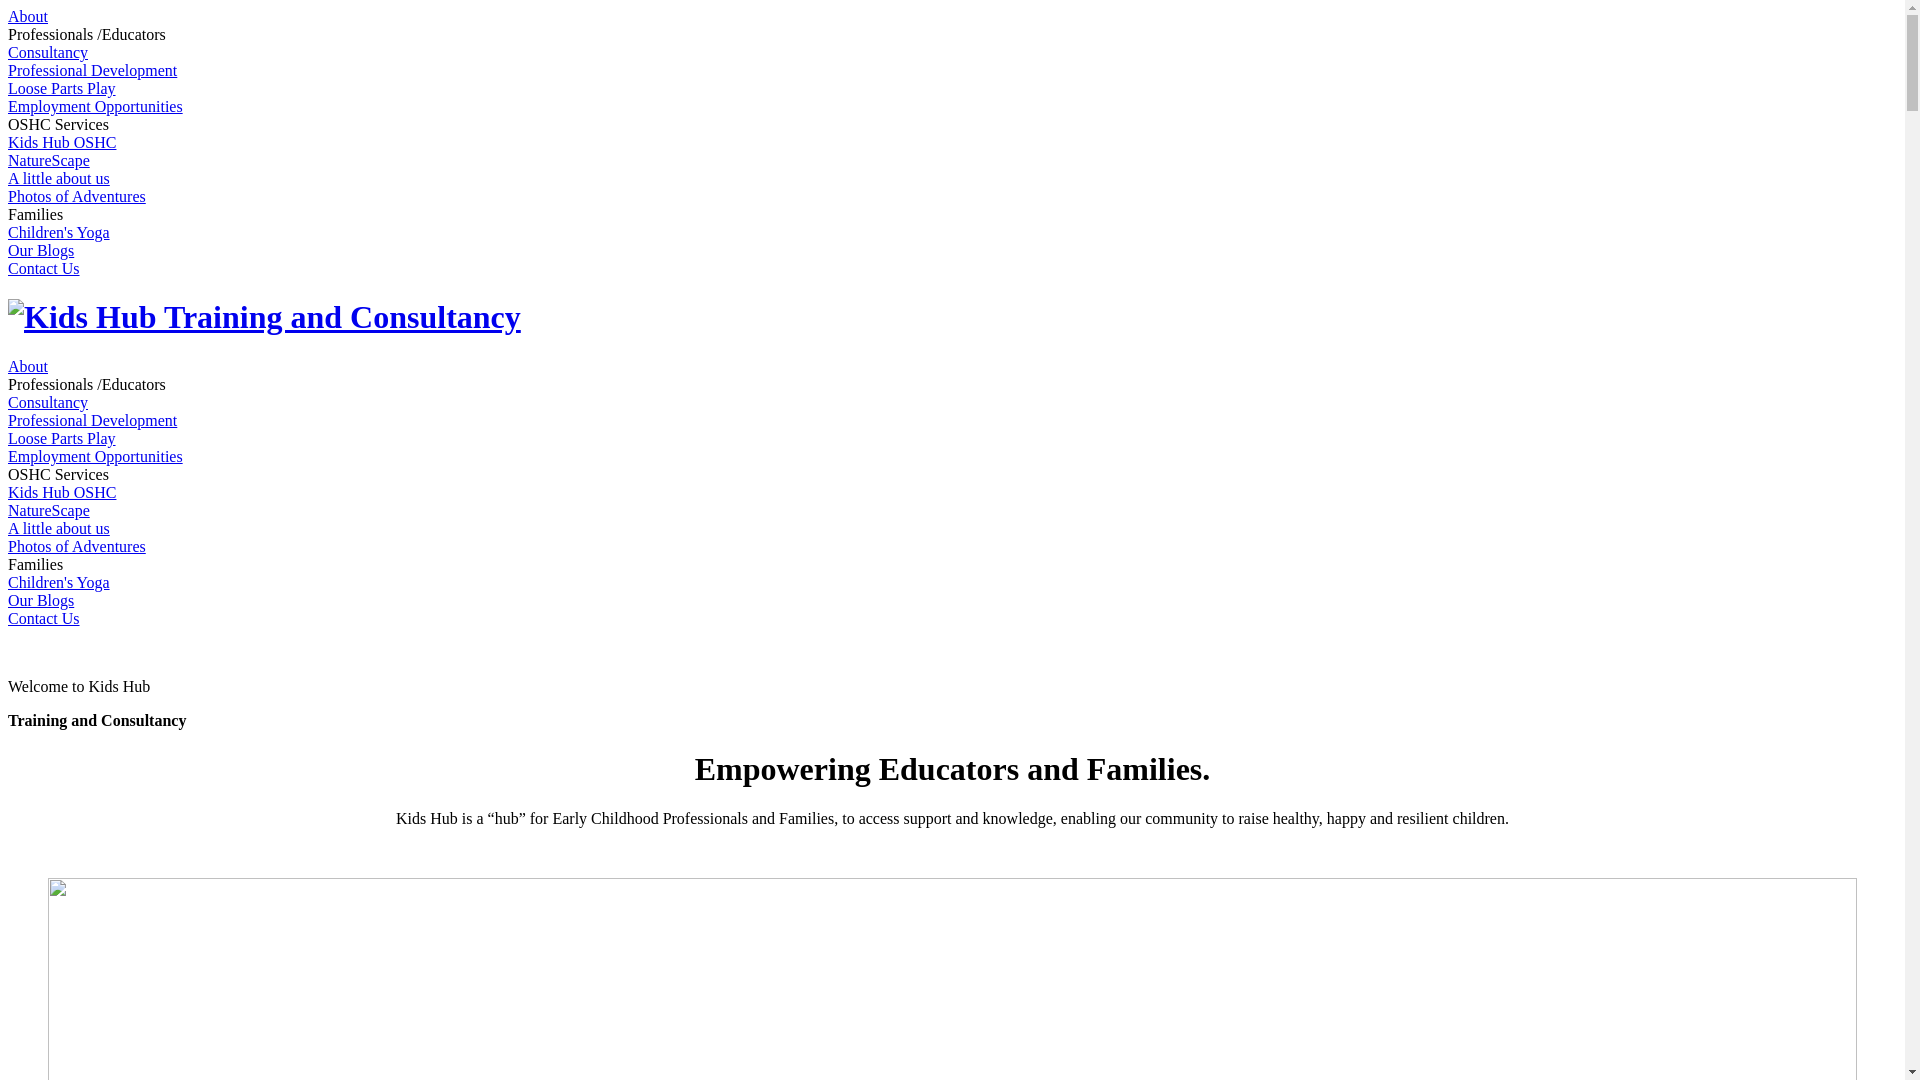  I want to click on 'Employment Opportunities', so click(94, 106).